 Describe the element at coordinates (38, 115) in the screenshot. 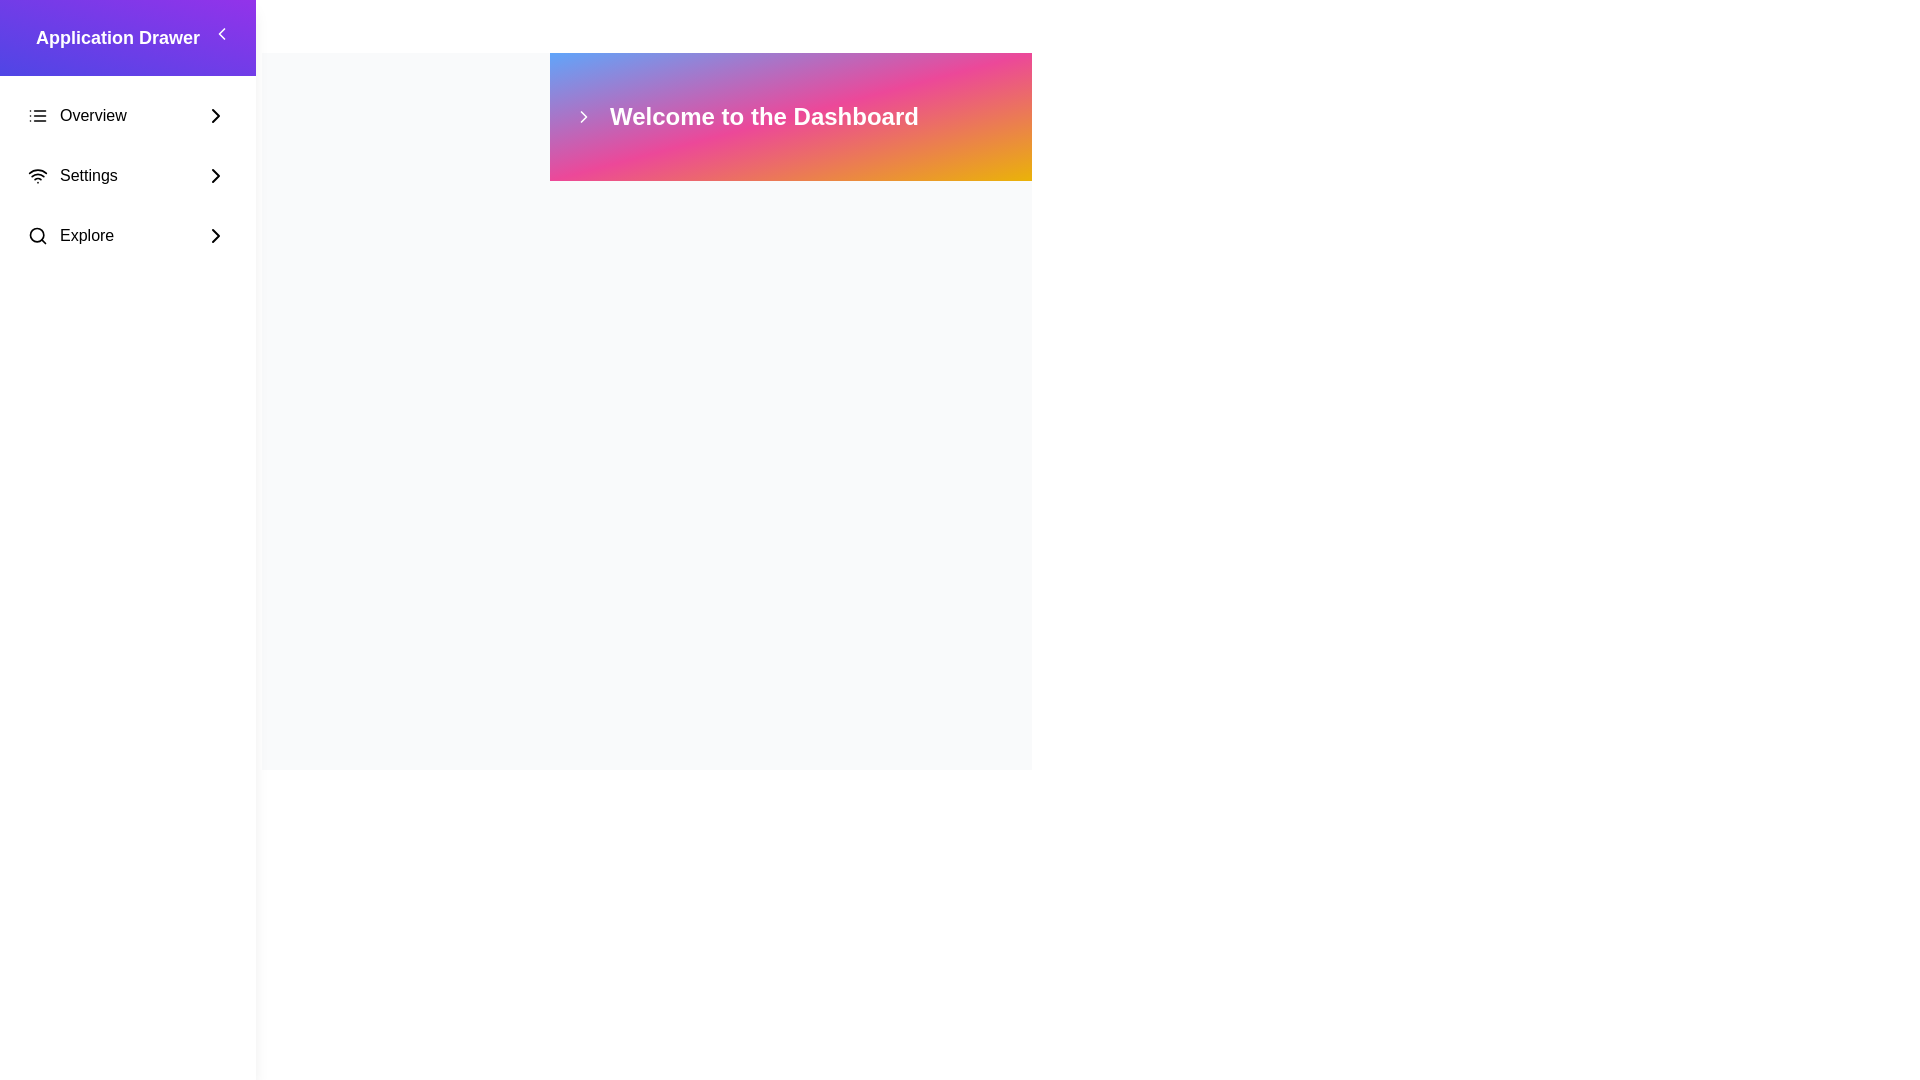

I see `the menu icon representing a list, which consists of three horizontal lines with small dots on their left side, located to the left of the 'Overview' label` at that location.